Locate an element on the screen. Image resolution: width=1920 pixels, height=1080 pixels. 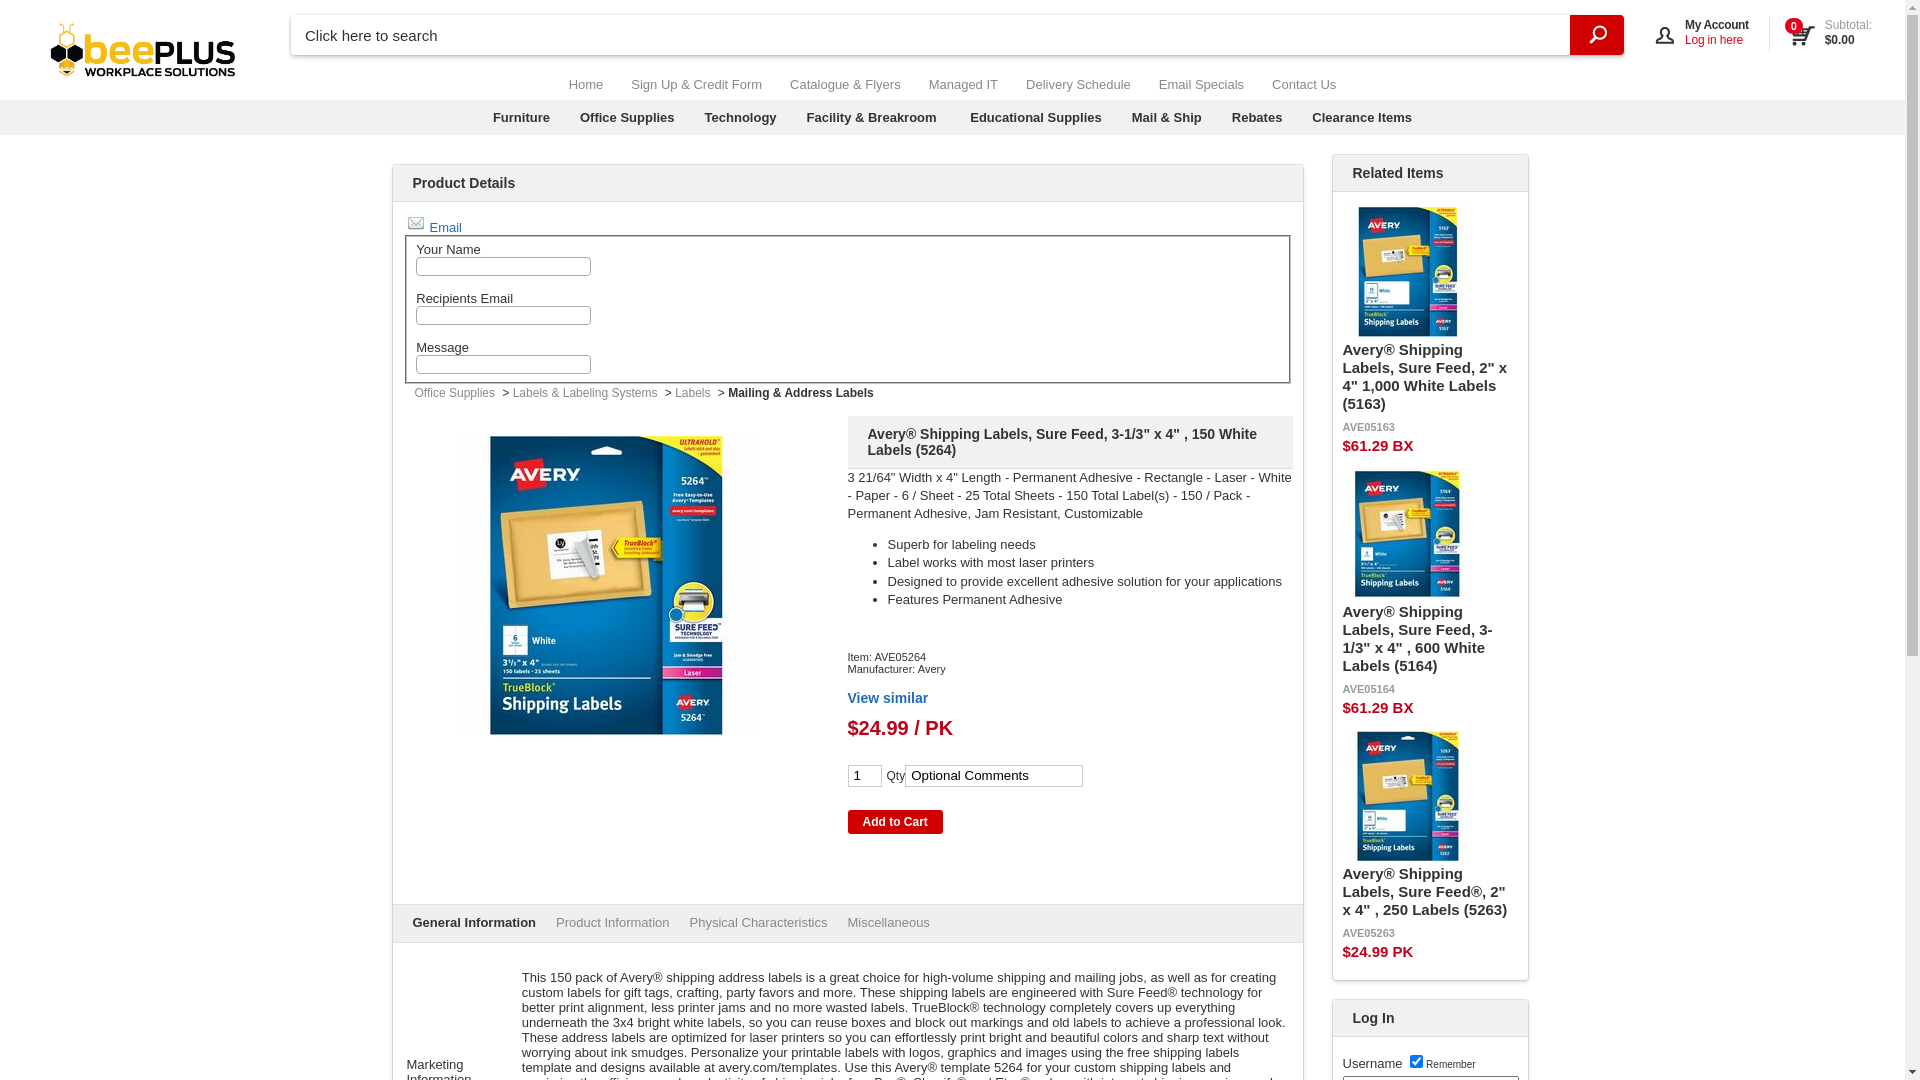
'Technology' is located at coordinates (739, 117).